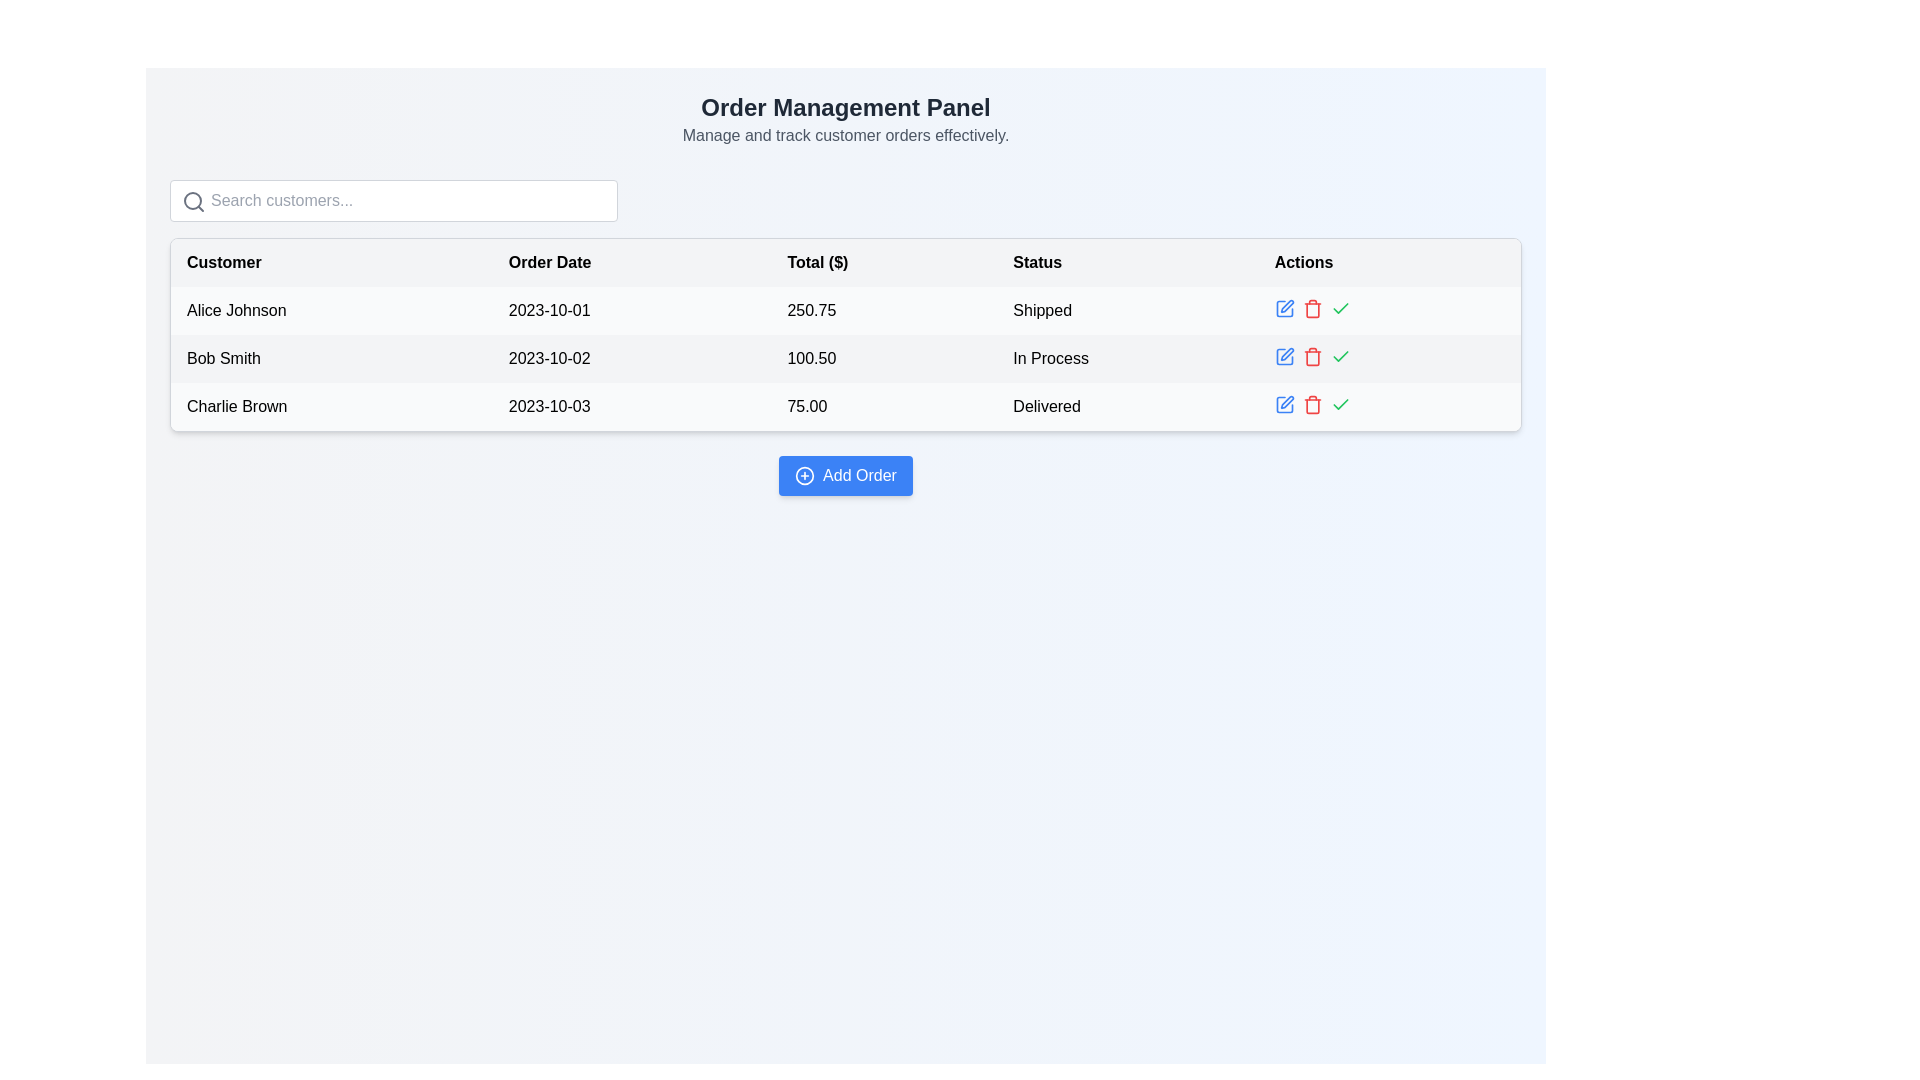  Describe the element at coordinates (1284, 356) in the screenshot. I see `the edit icon button in the 'Actions' column for 'Bob Smith'` at that location.